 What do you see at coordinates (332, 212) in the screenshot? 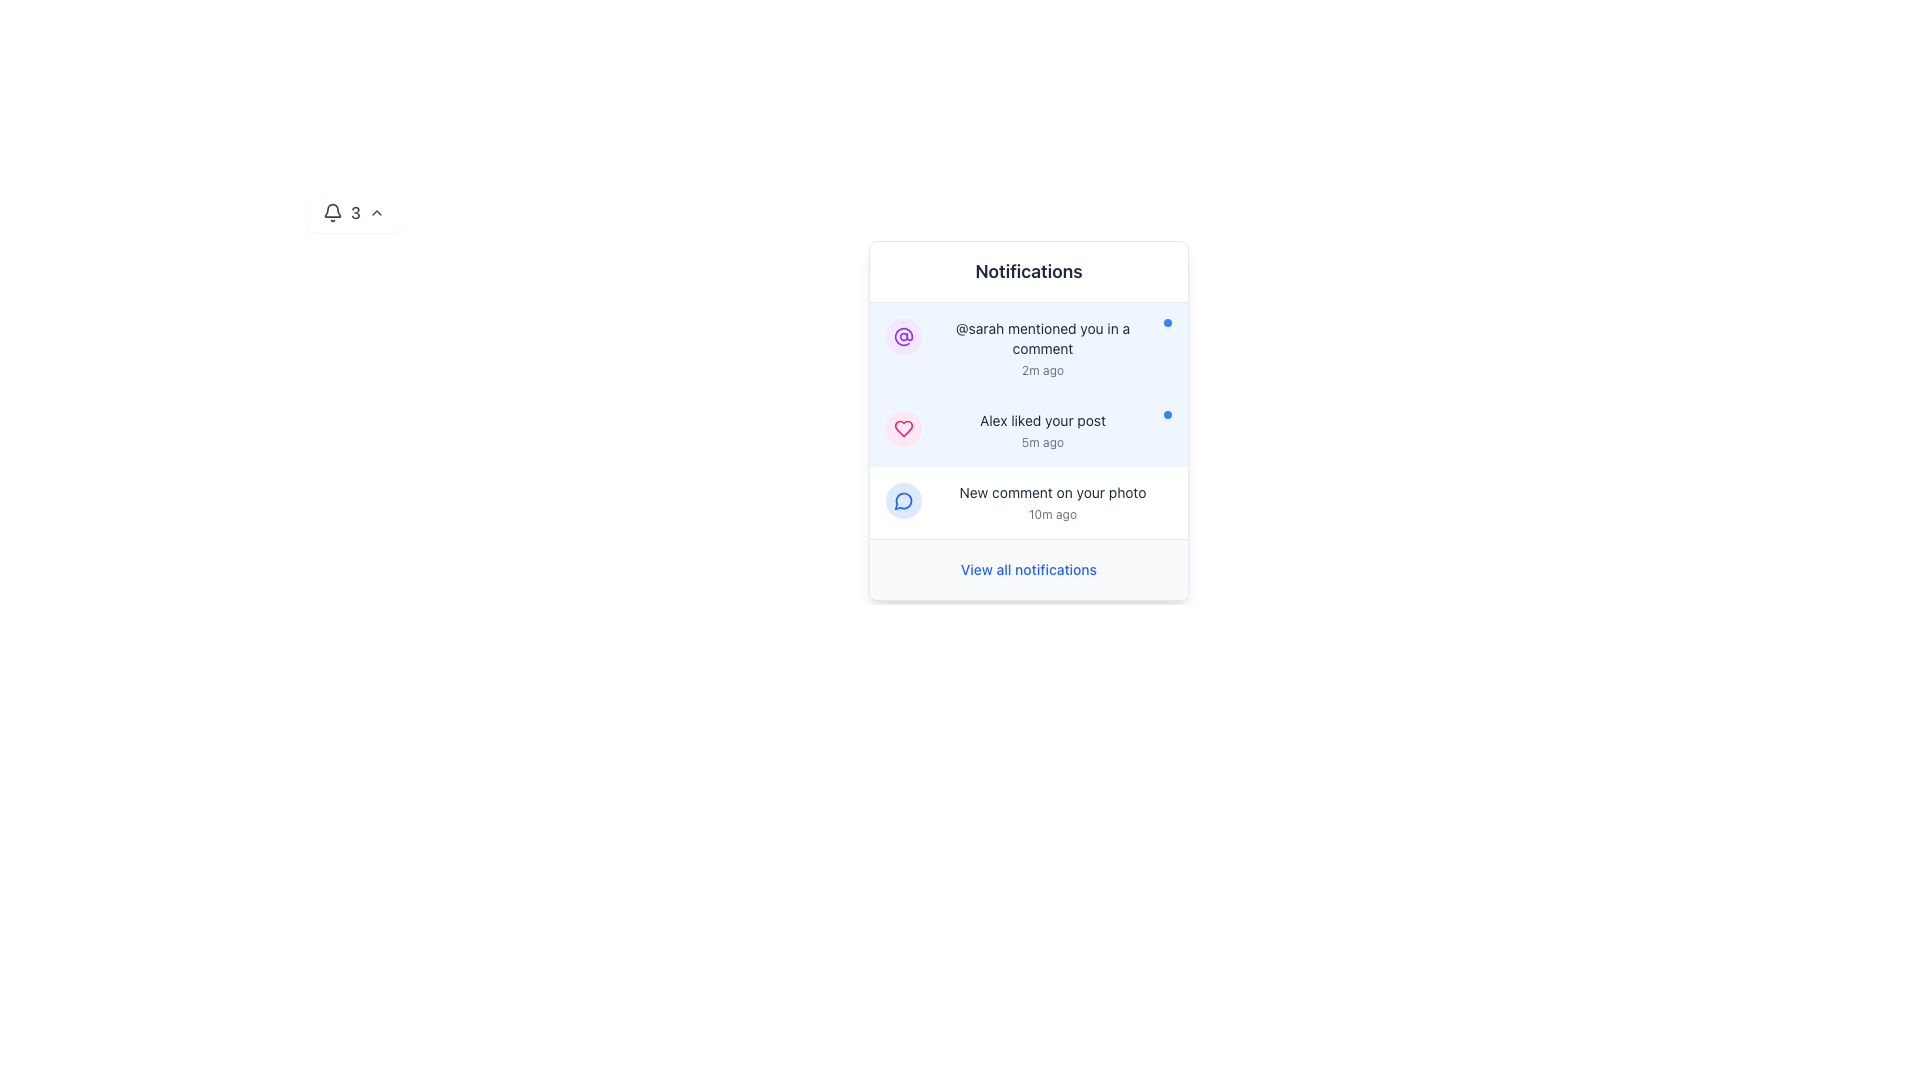
I see `the bell icon, which is a dark gray outline icon on a white background, located on the leftmost side of a notification panel` at bounding box center [332, 212].